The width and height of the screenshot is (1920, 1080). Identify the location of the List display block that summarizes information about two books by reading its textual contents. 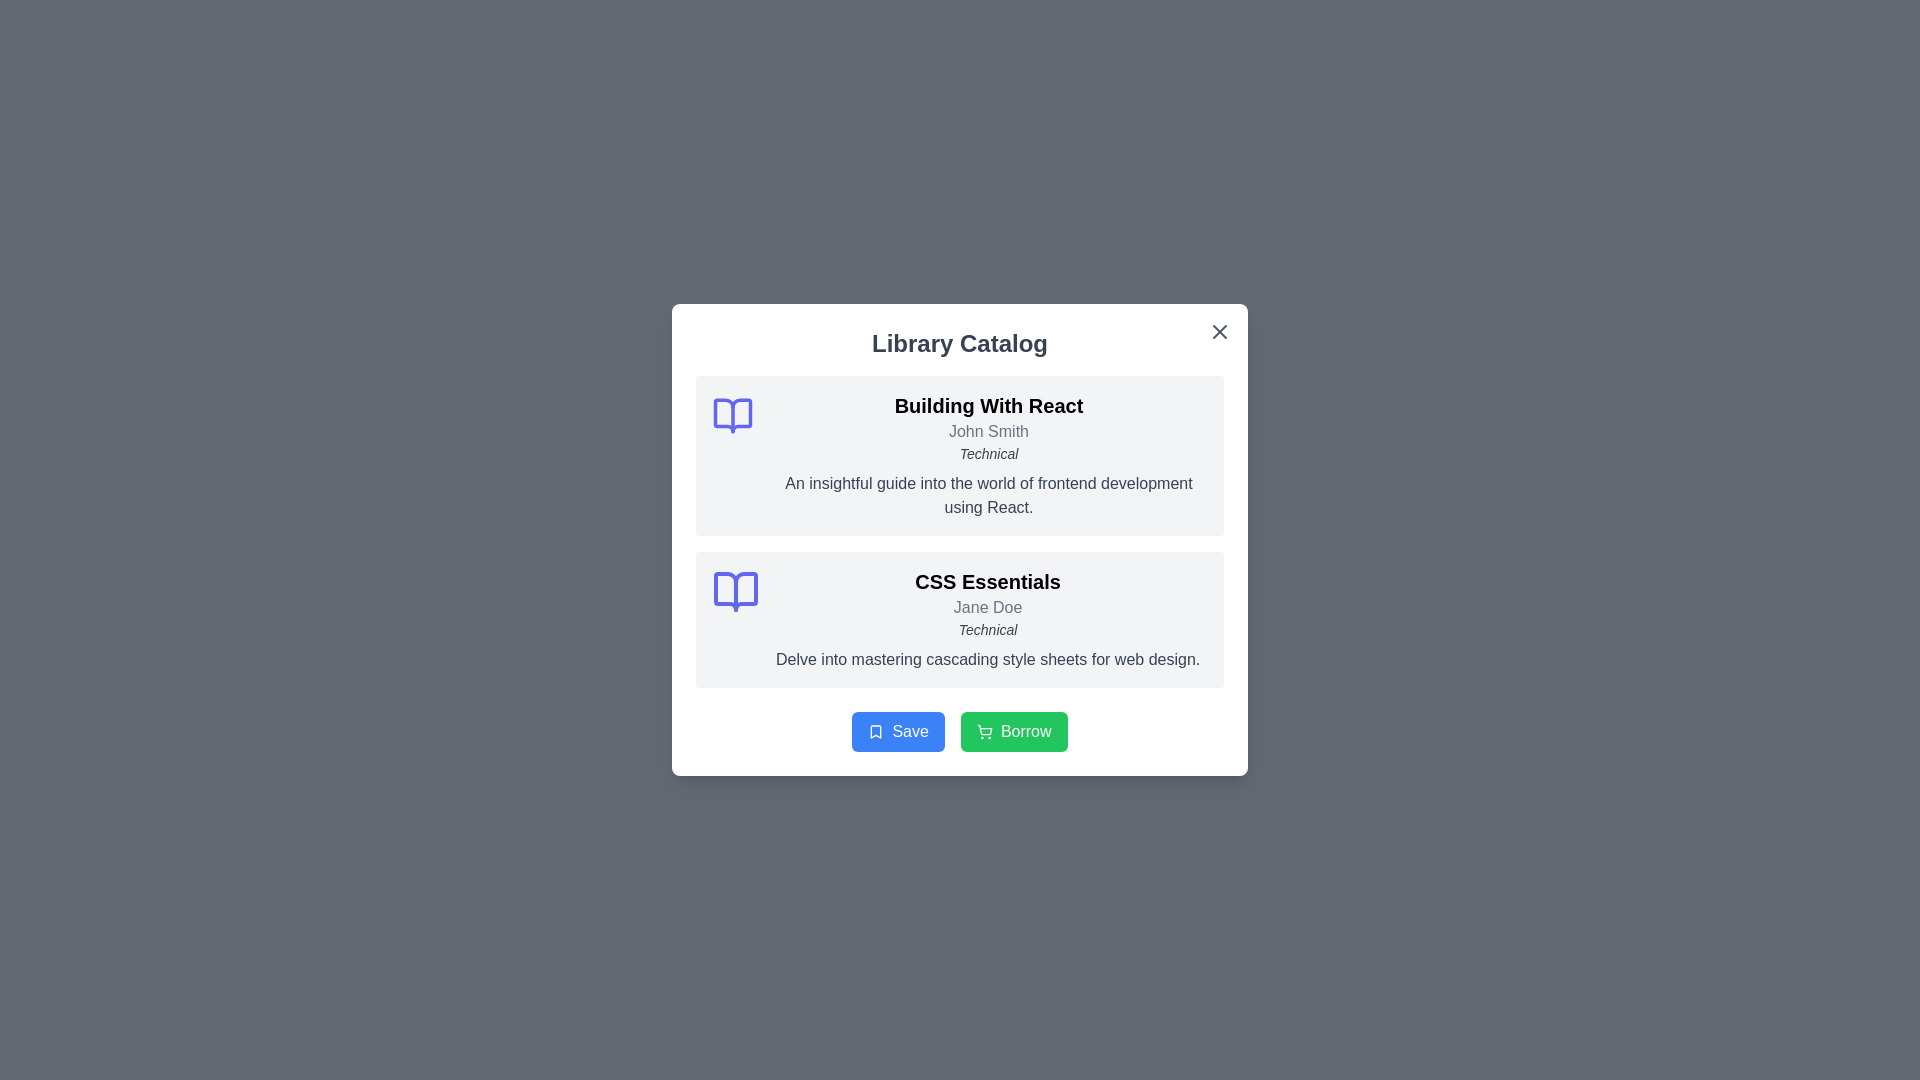
(960, 531).